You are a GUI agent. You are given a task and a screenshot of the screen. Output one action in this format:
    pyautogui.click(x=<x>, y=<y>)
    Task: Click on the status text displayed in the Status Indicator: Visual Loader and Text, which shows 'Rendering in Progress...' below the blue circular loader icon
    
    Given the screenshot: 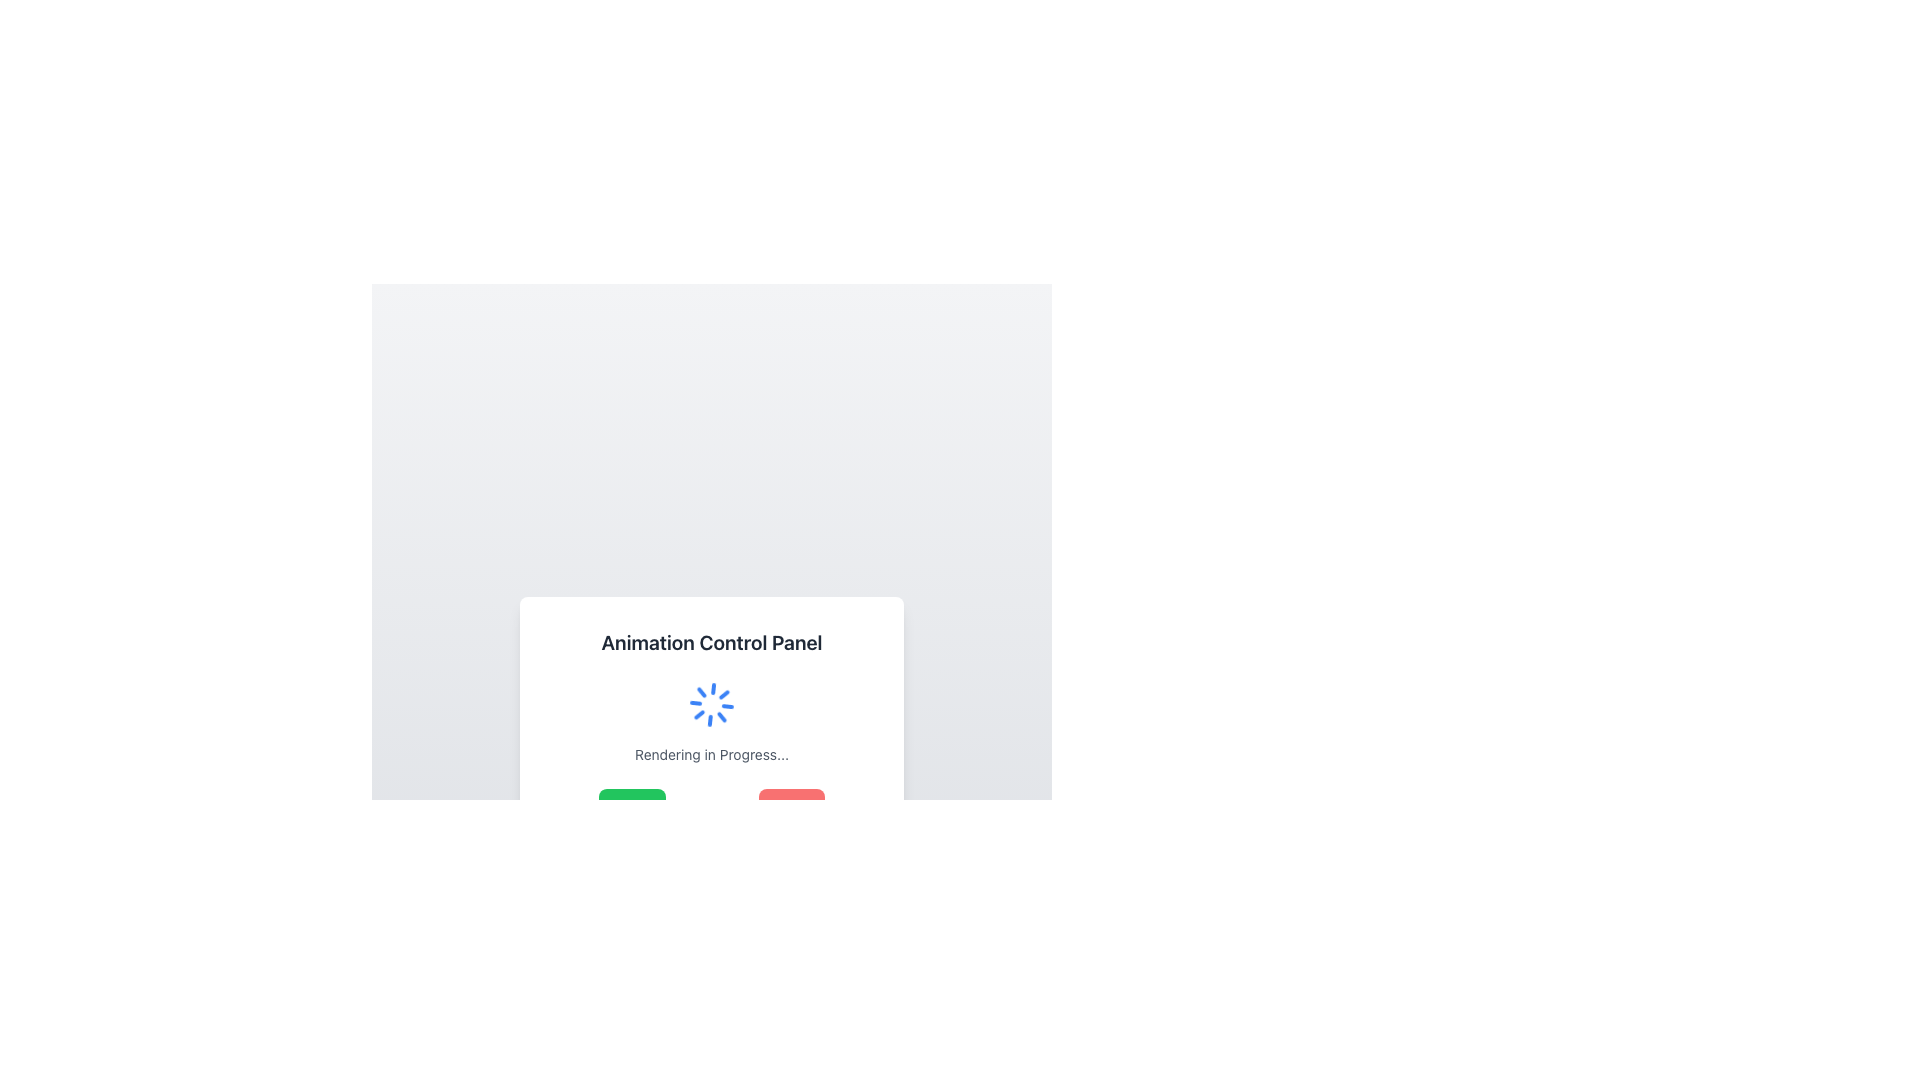 What is the action you would take?
    pyautogui.click(x=711, y=721)
    